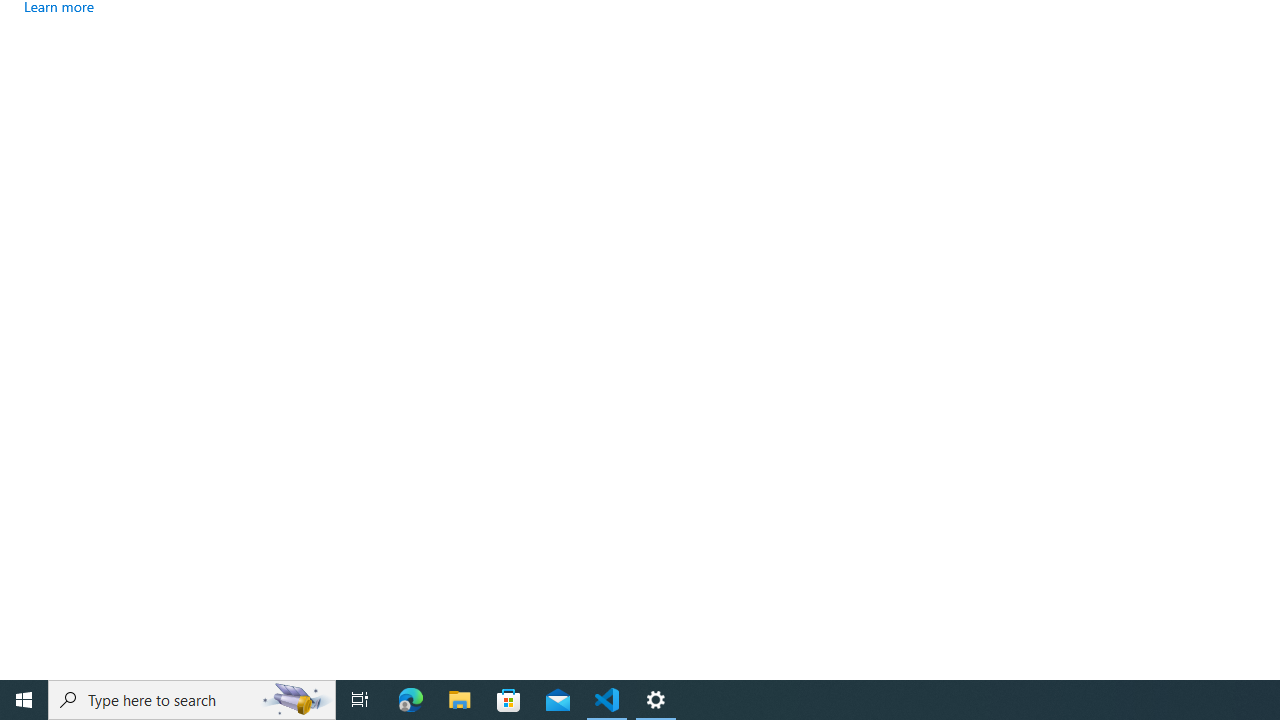  Describe the element at coordinates (509, 698) in the screenshot. I see `'Microsoft Store'` at that location.